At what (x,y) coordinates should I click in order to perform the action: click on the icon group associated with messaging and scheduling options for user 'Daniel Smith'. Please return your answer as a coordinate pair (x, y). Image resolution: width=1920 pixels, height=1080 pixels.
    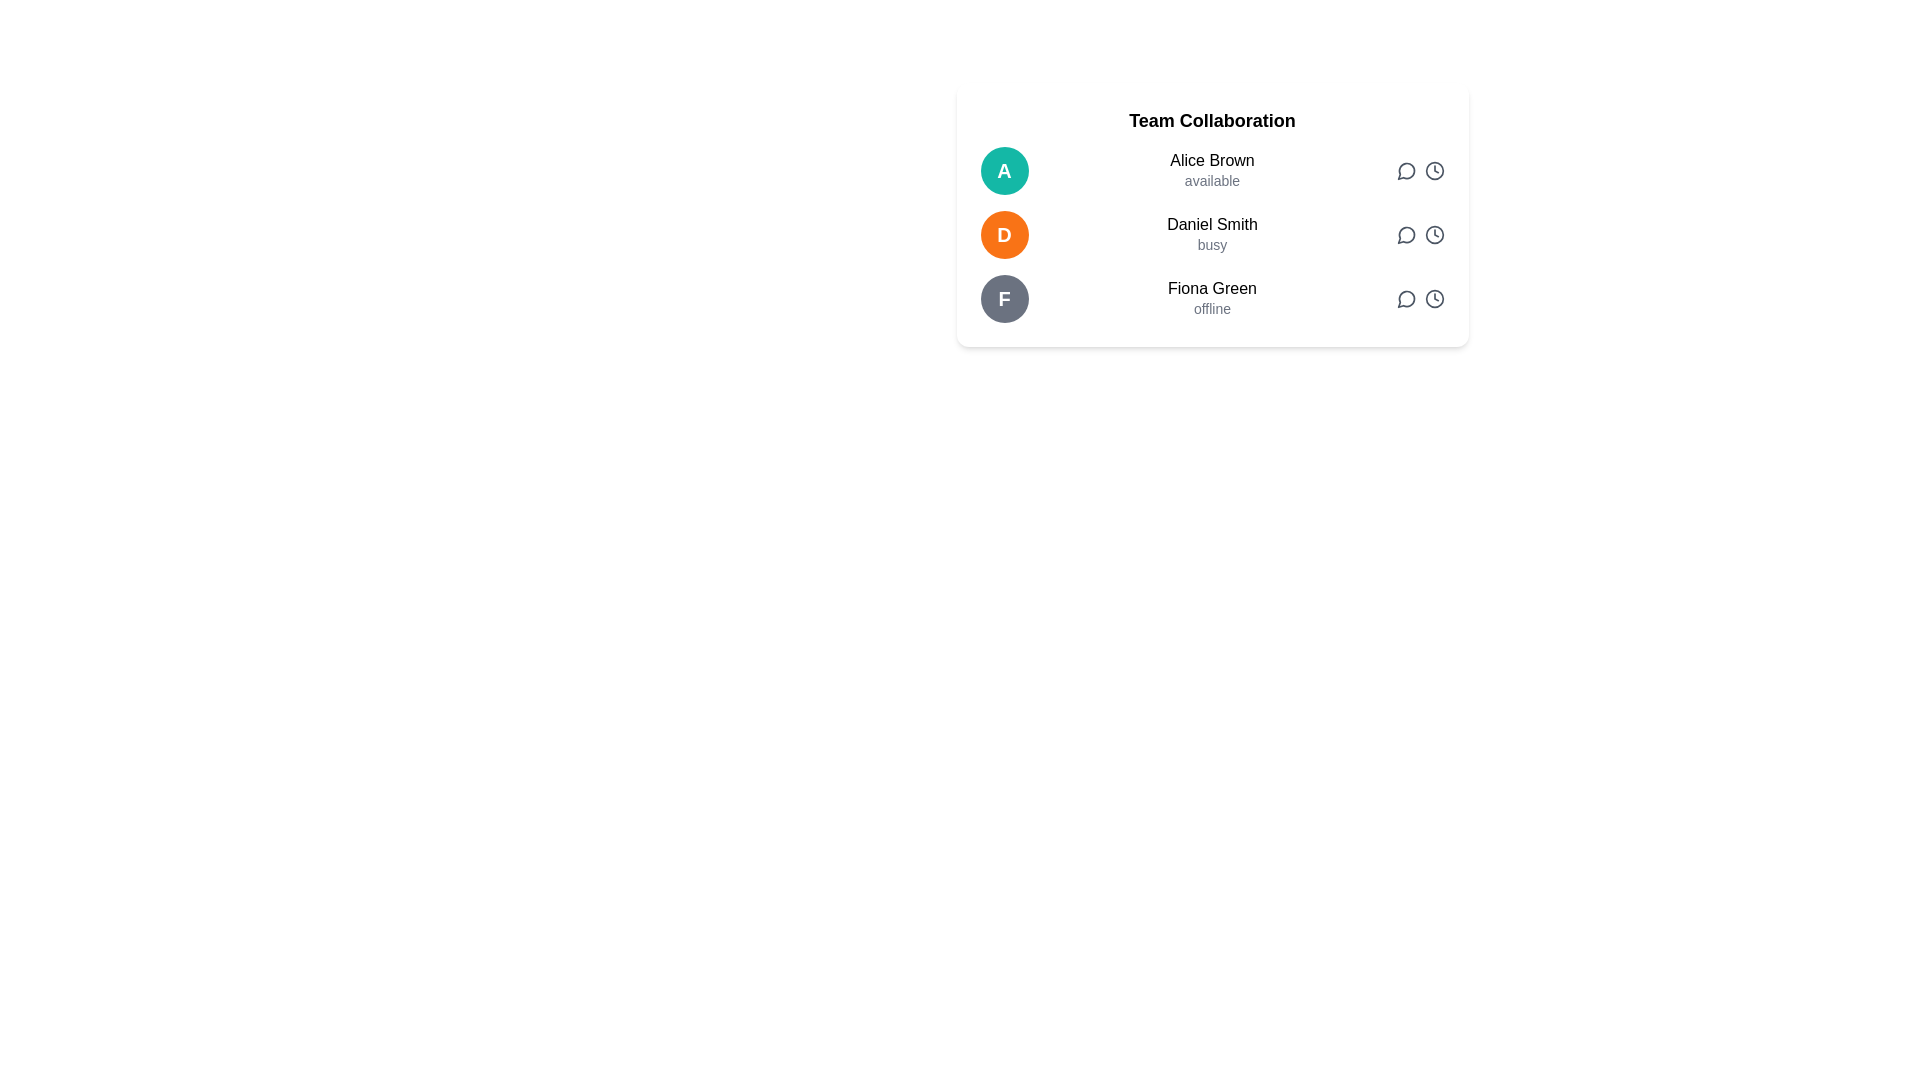
    Looking at the image, I should click on (1419, 234).